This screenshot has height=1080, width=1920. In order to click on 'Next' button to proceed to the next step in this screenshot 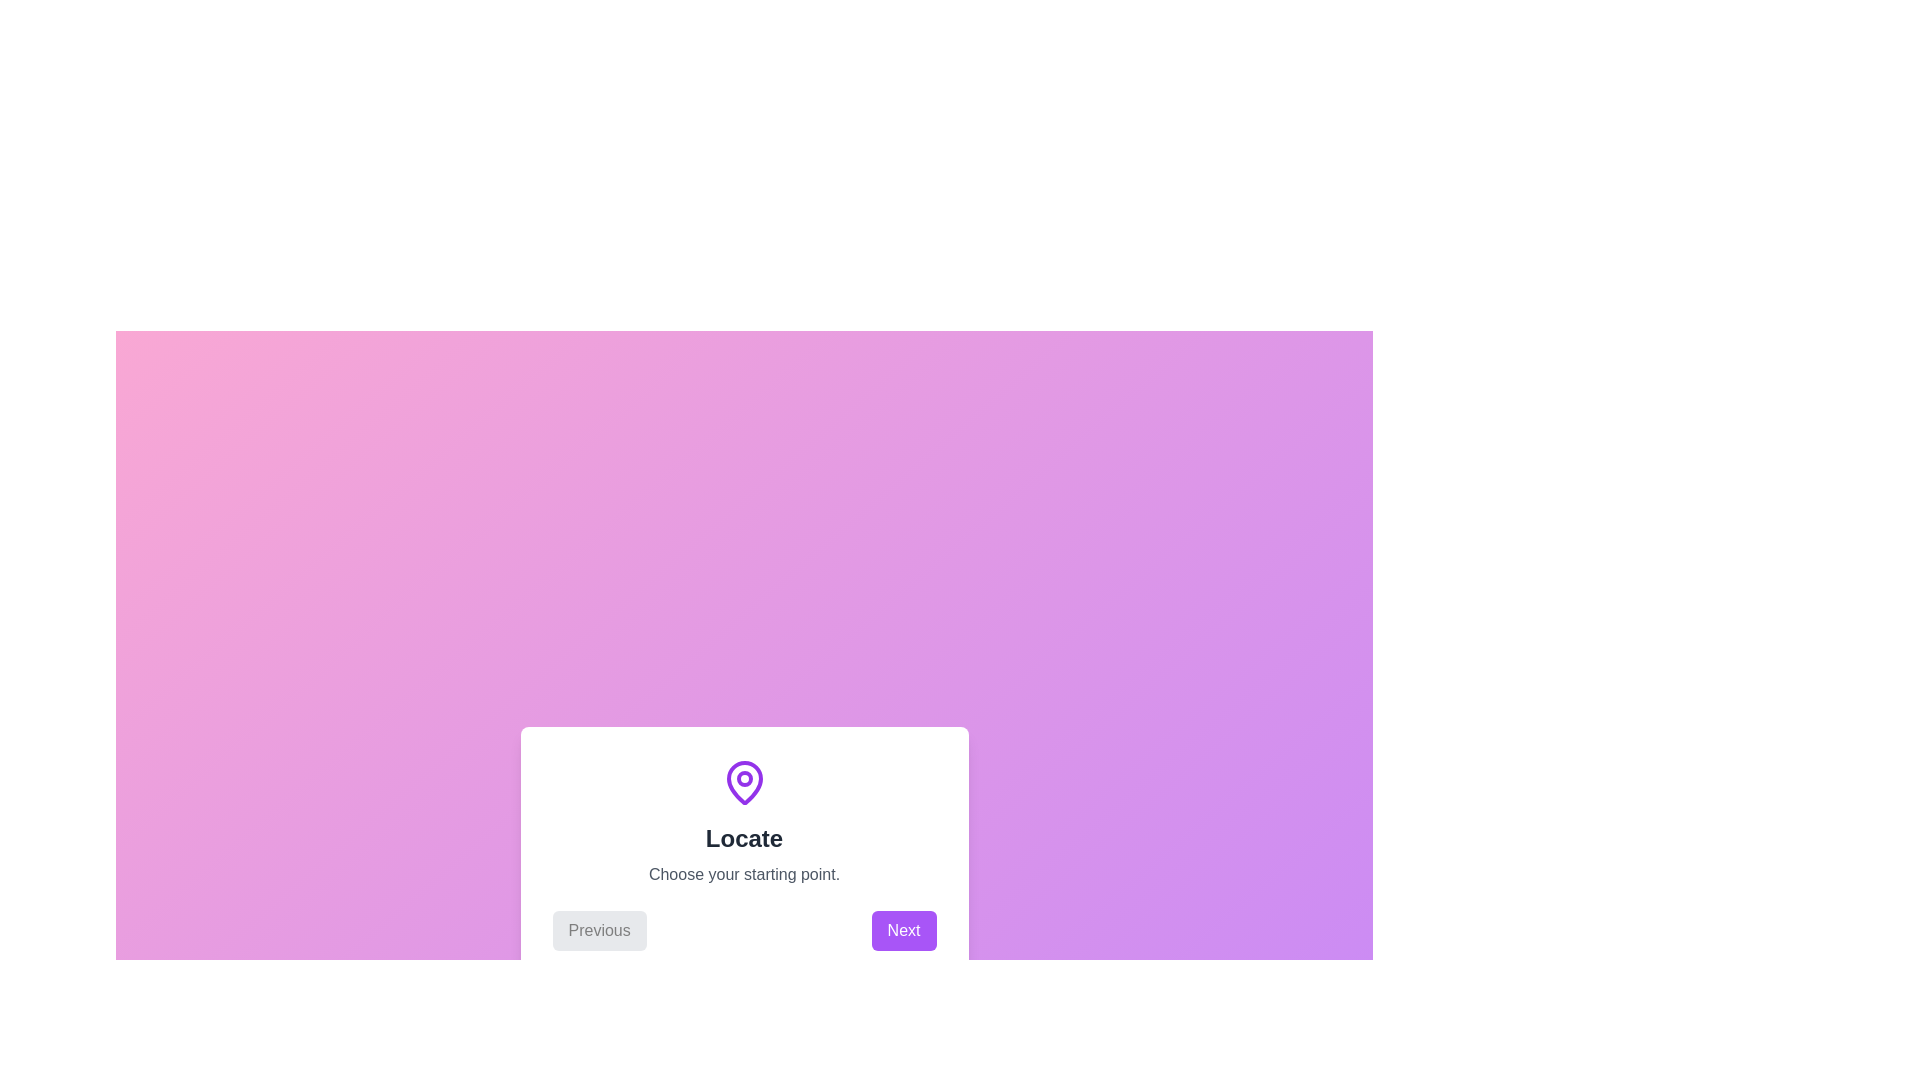, I will do `click(902, 930)`.